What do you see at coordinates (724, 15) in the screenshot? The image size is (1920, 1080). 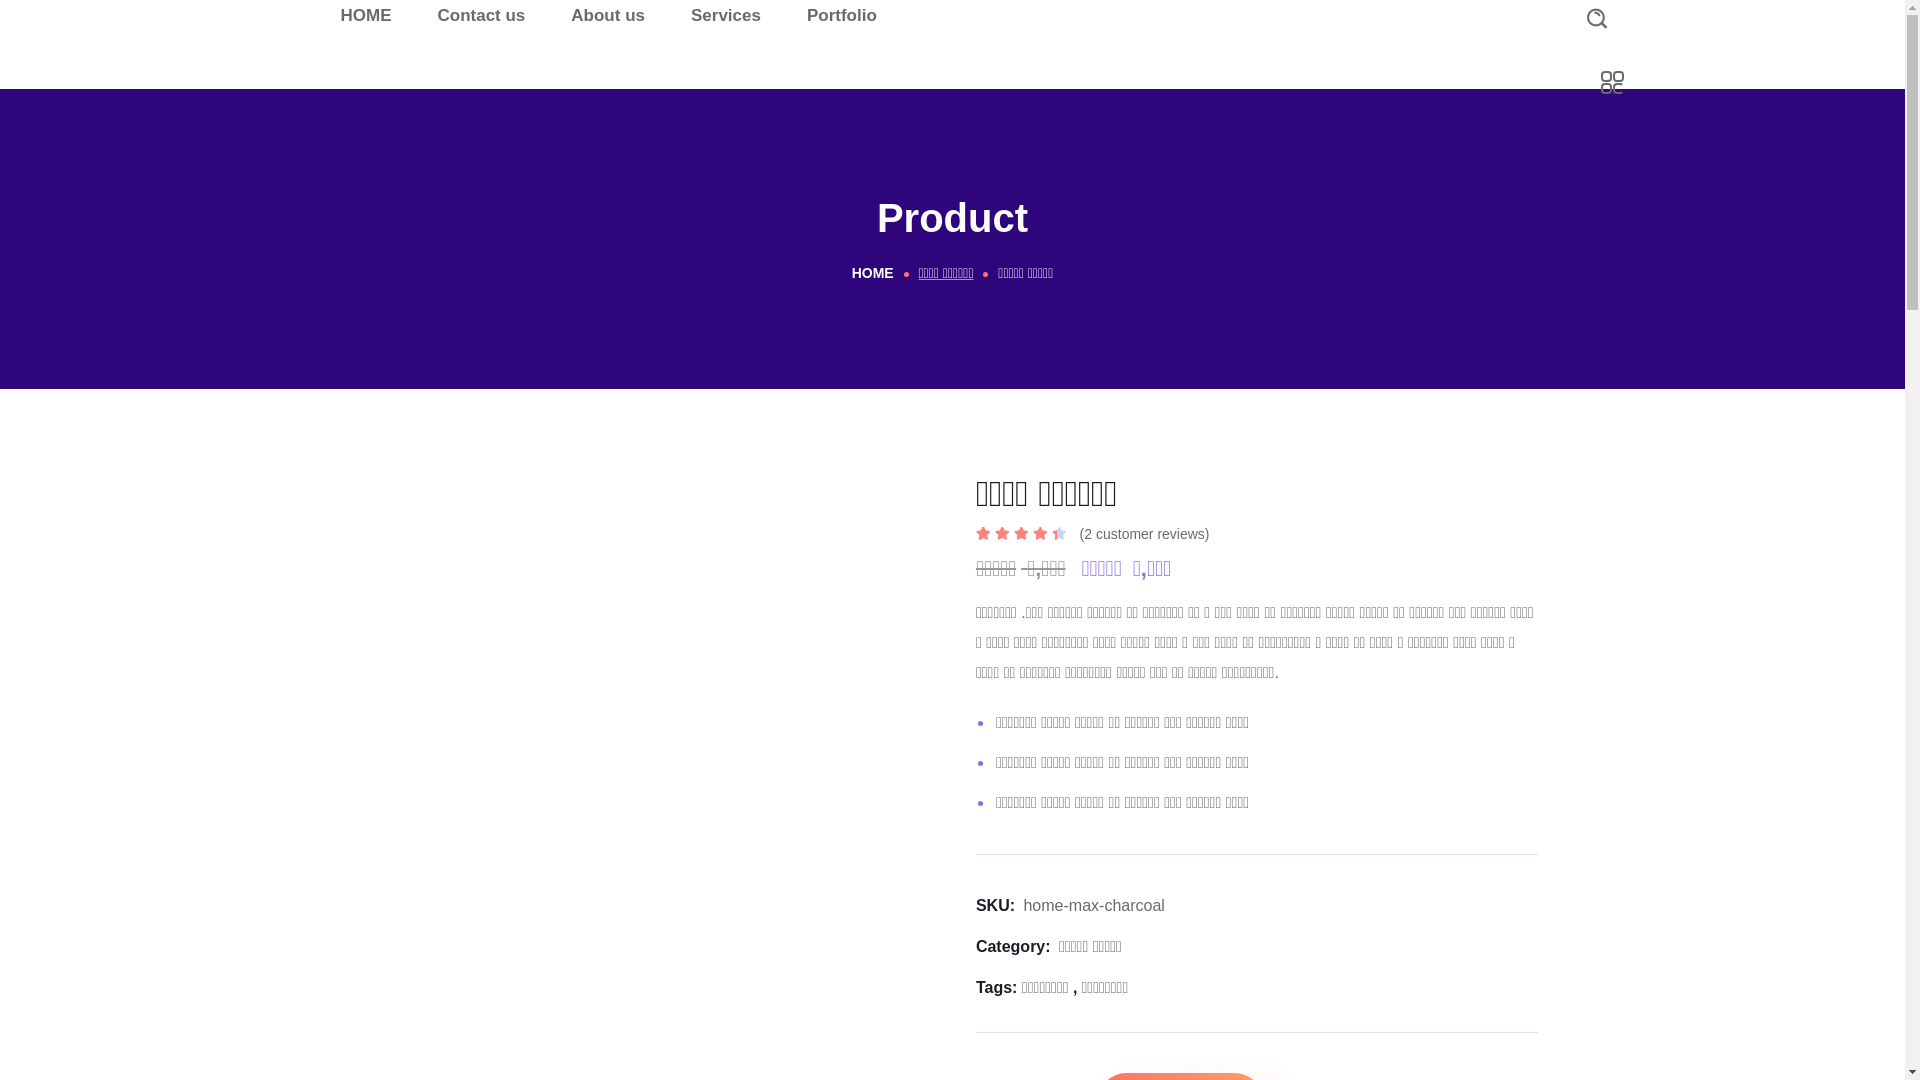 I see `'Services'` at bounding box center [724, 15].